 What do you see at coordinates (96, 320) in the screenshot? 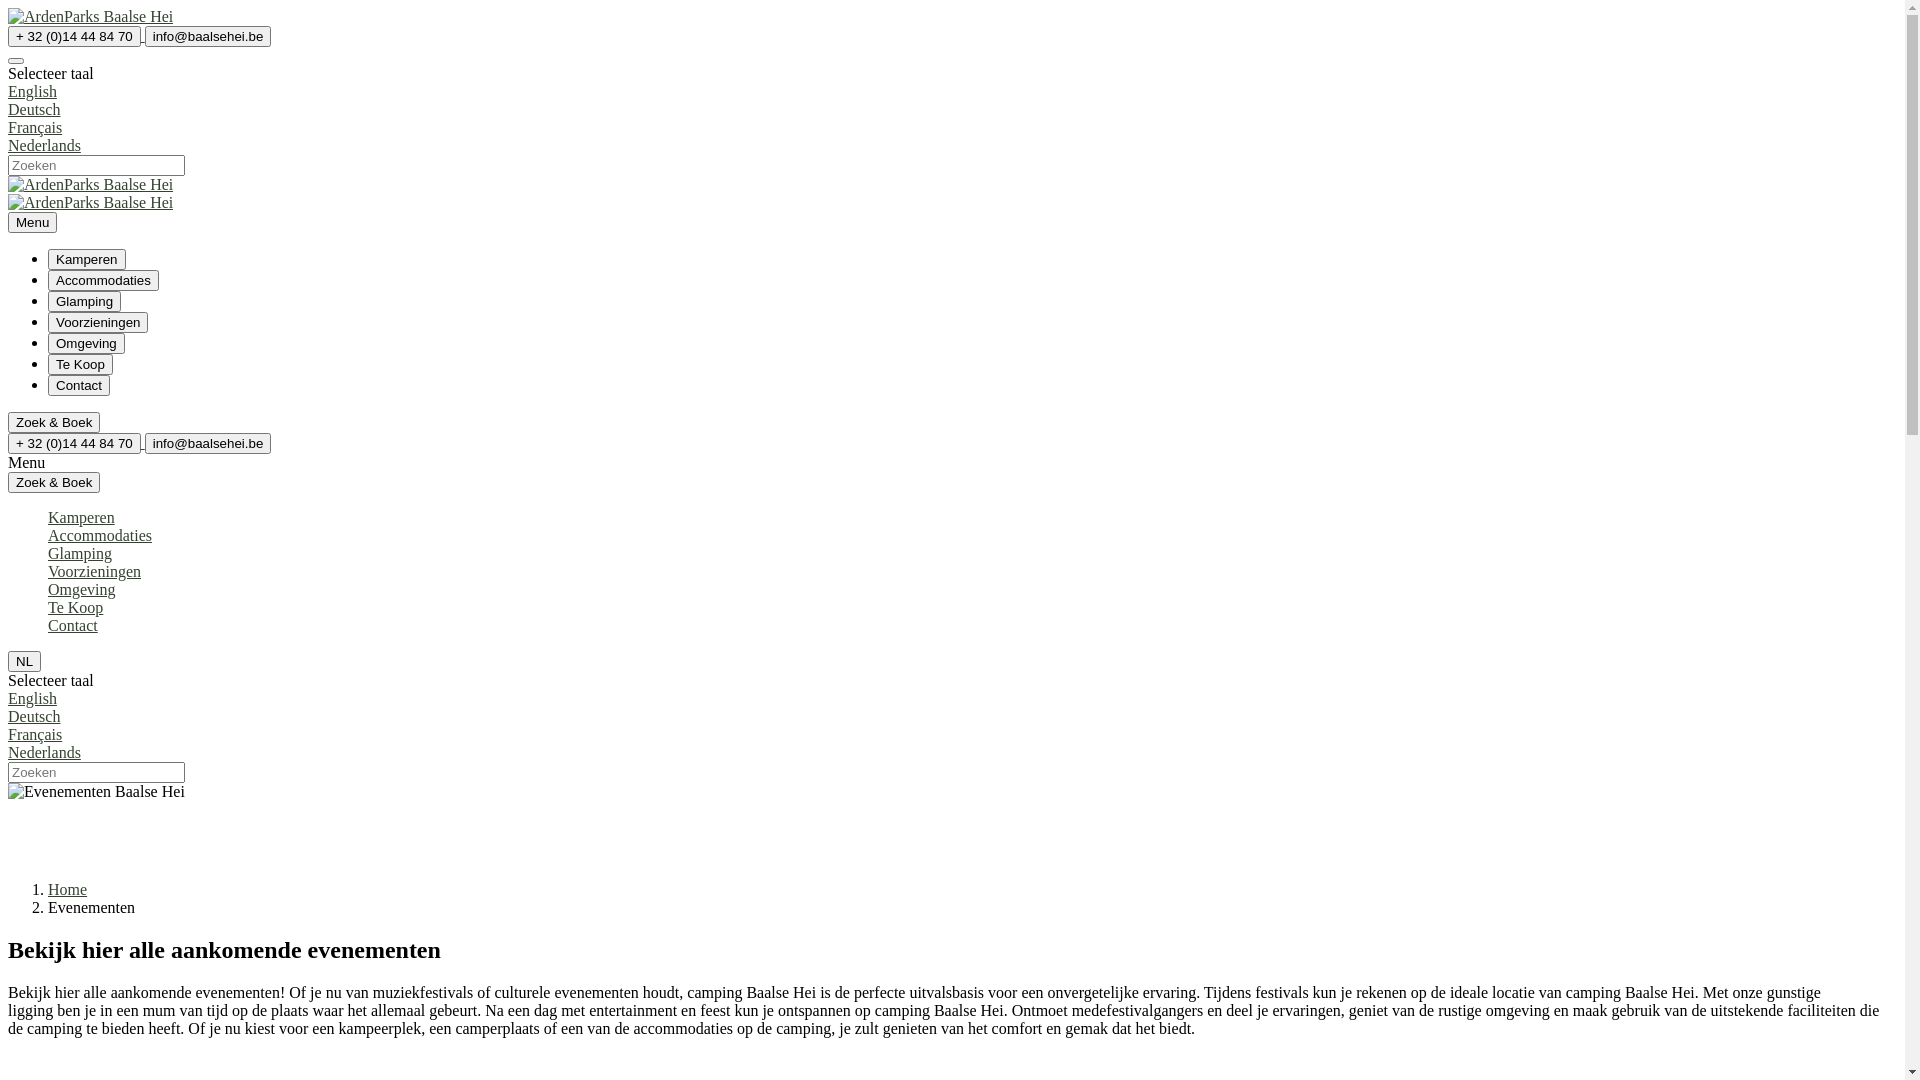
I see `'Voorzieningen'` at bounding box center [96, 320].